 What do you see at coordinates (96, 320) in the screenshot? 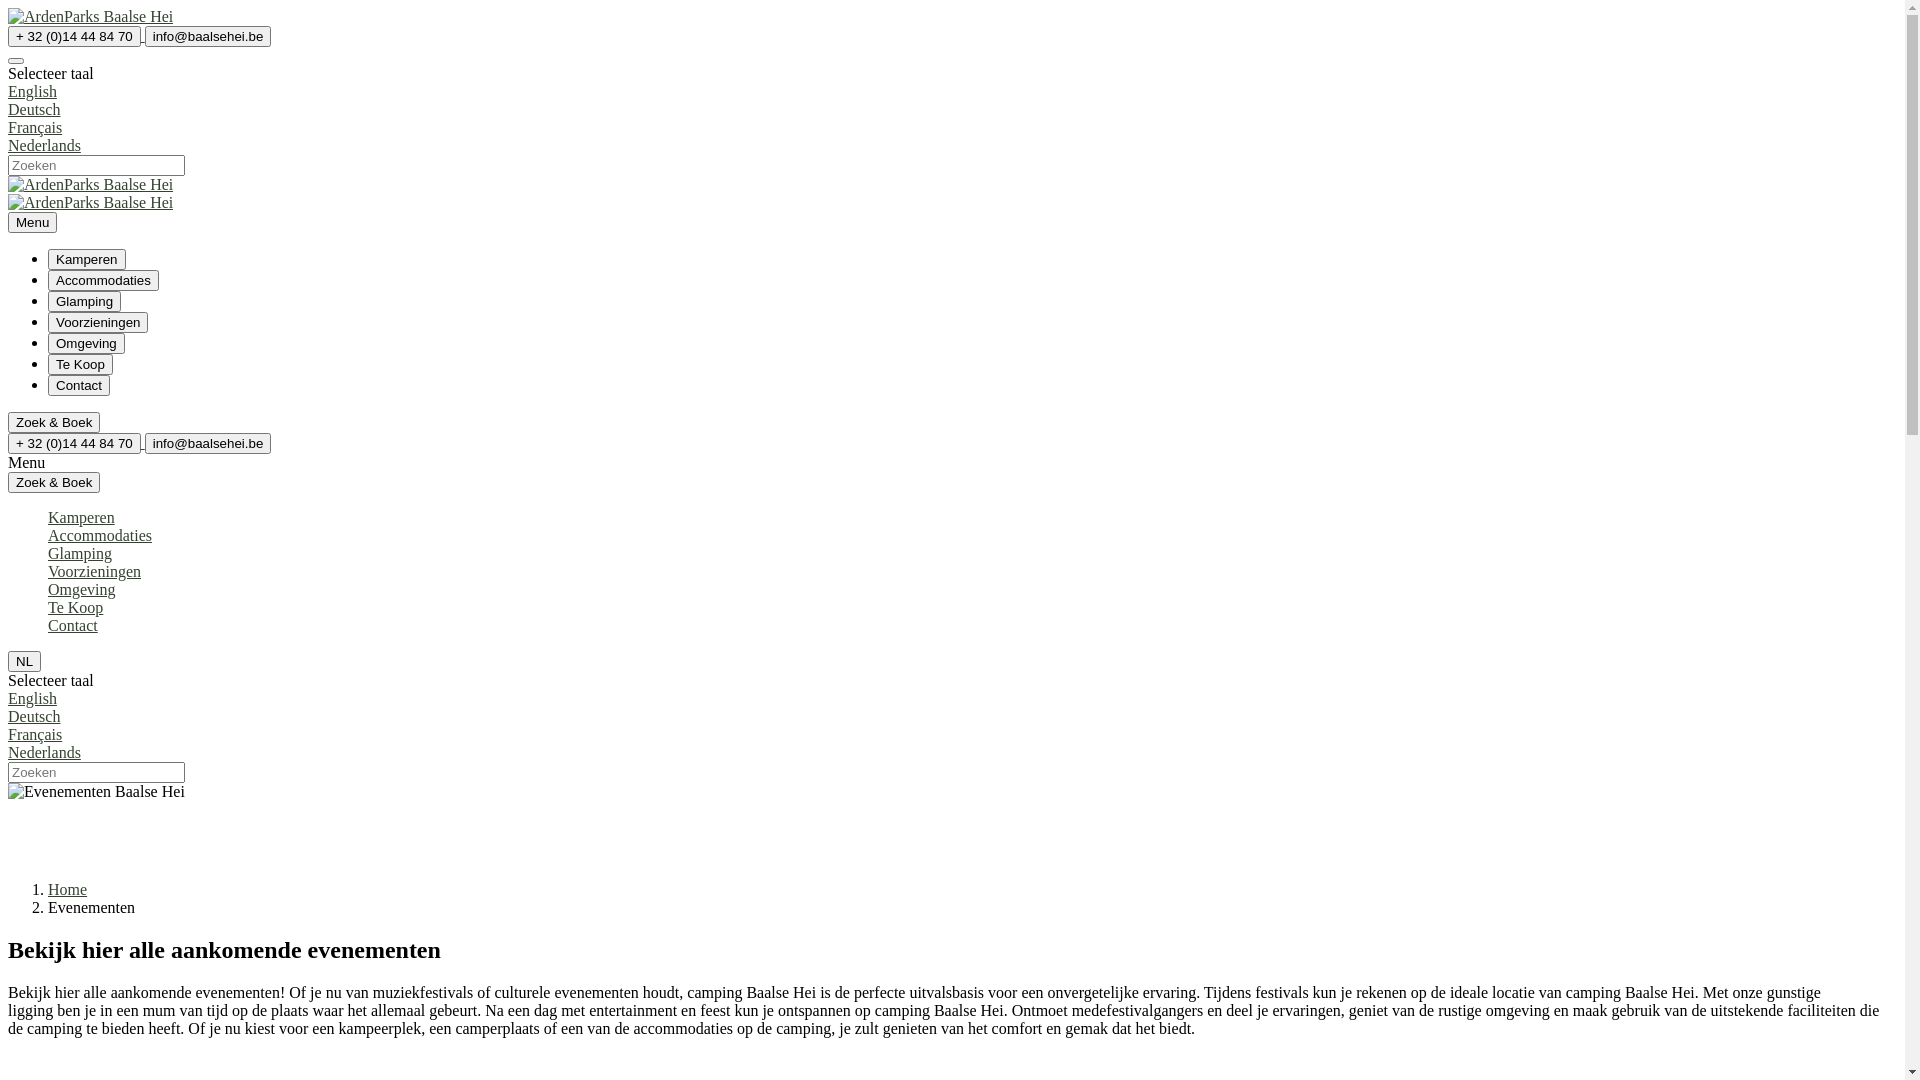
I see `'Voorzieningen'` at bounding box center [96, 320].